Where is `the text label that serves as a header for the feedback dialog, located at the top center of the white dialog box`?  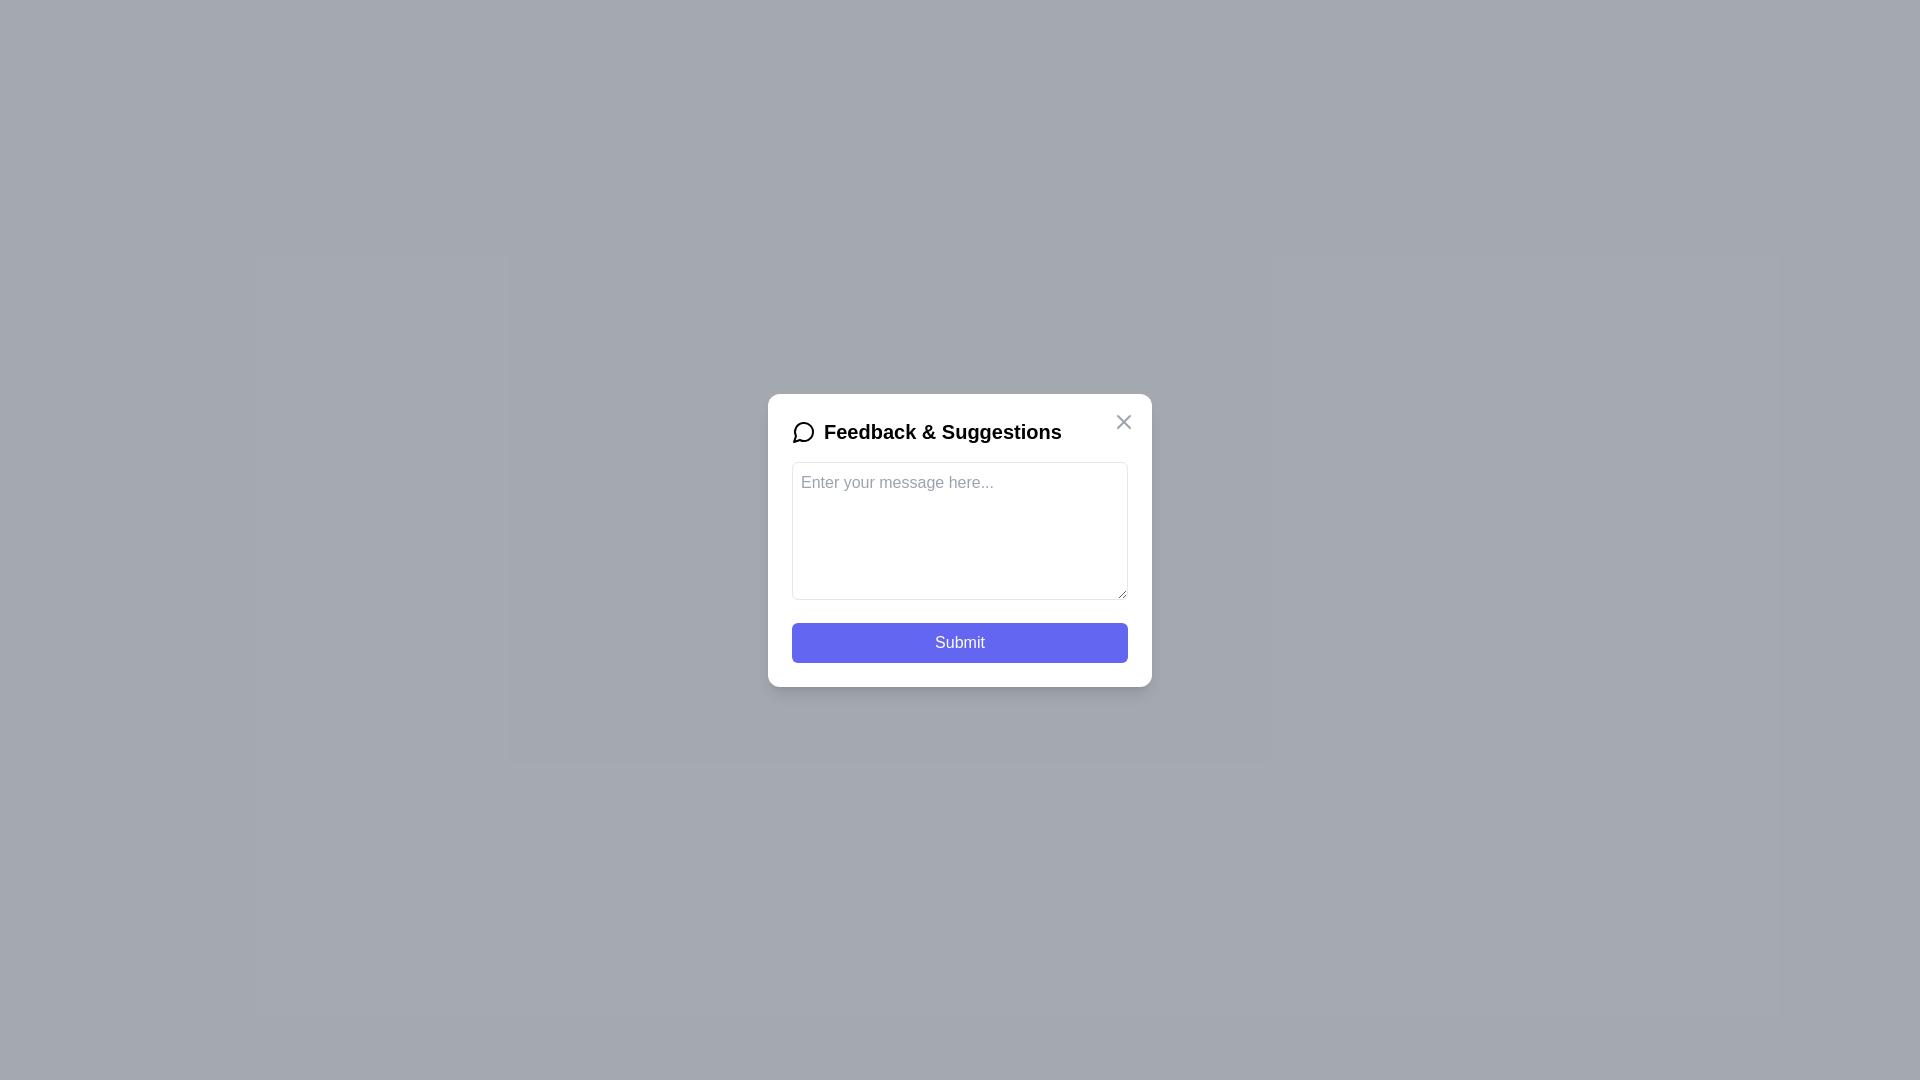
the text label that serves as a header for the feedback dialog, located at the top center of the white dialog box is located at coordinates (960, 430).